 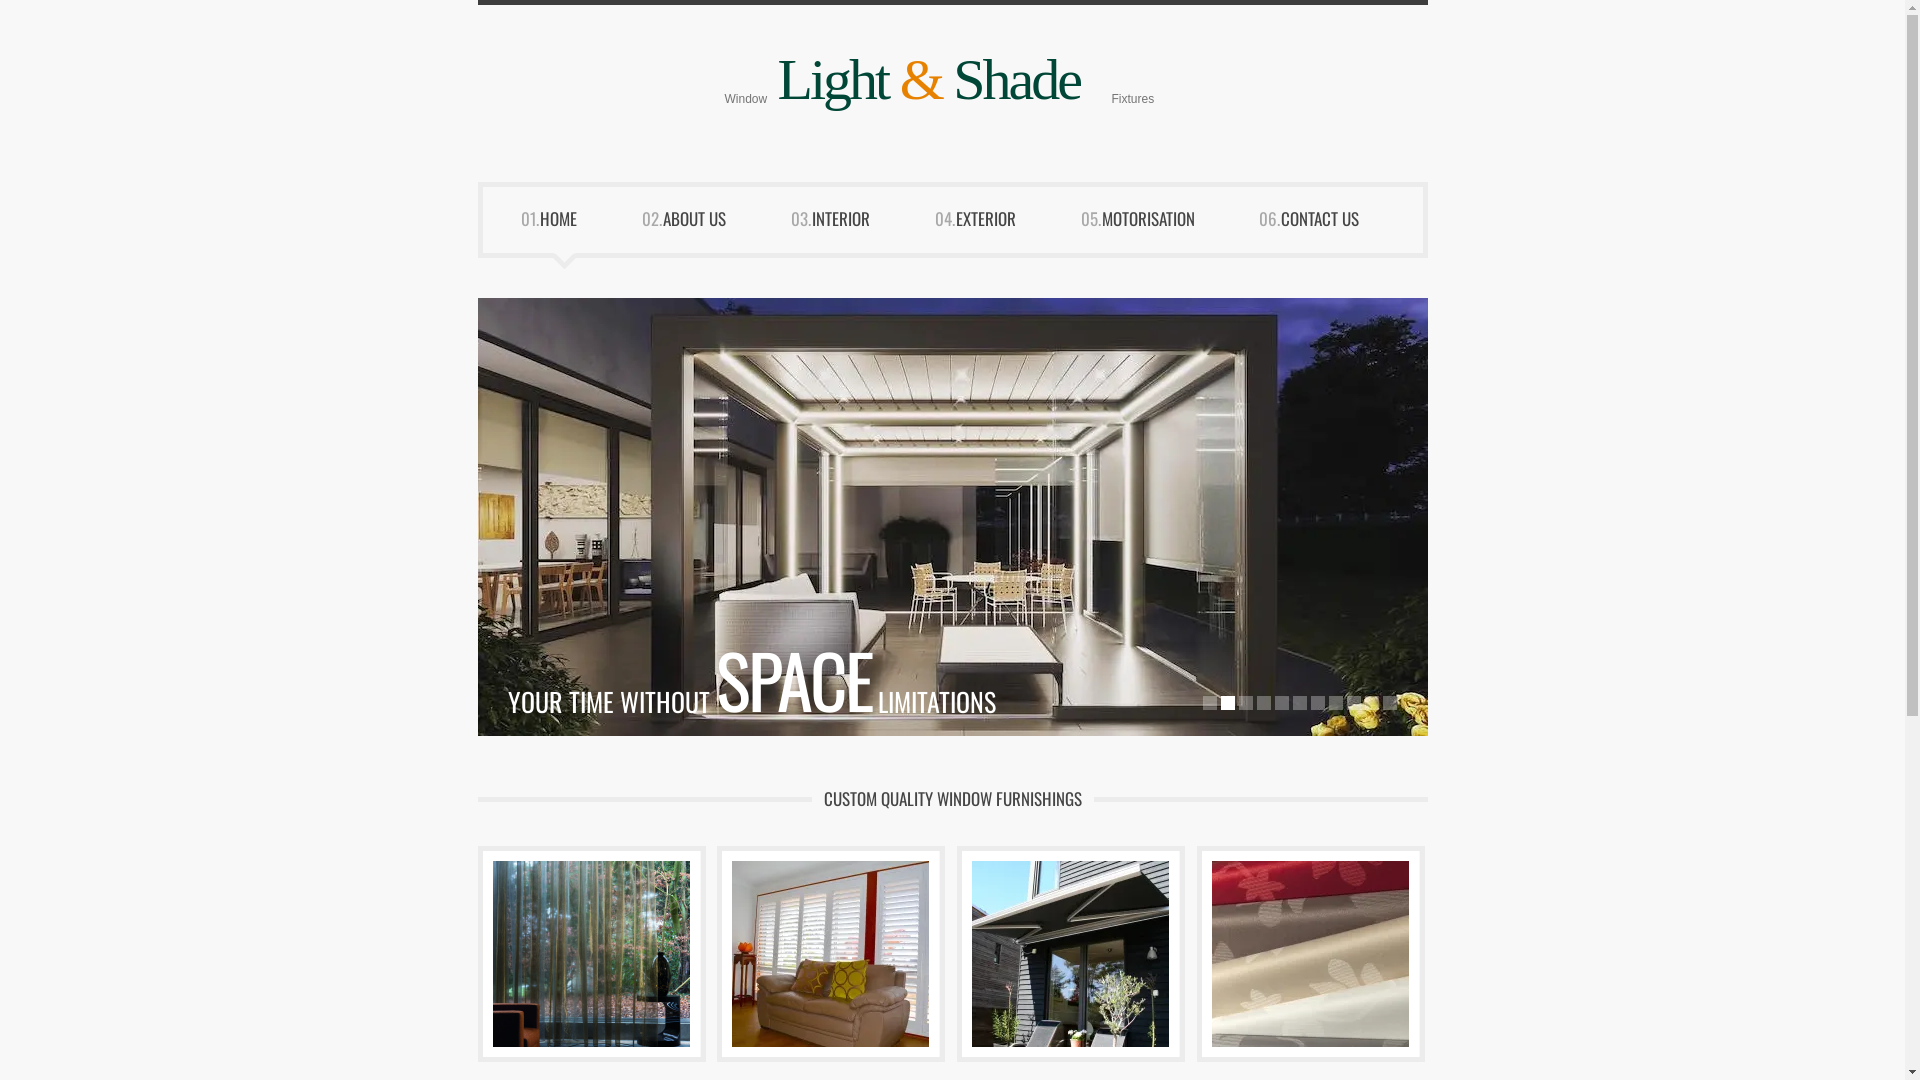 I want to click on '11', so click(x=1381, y=701).